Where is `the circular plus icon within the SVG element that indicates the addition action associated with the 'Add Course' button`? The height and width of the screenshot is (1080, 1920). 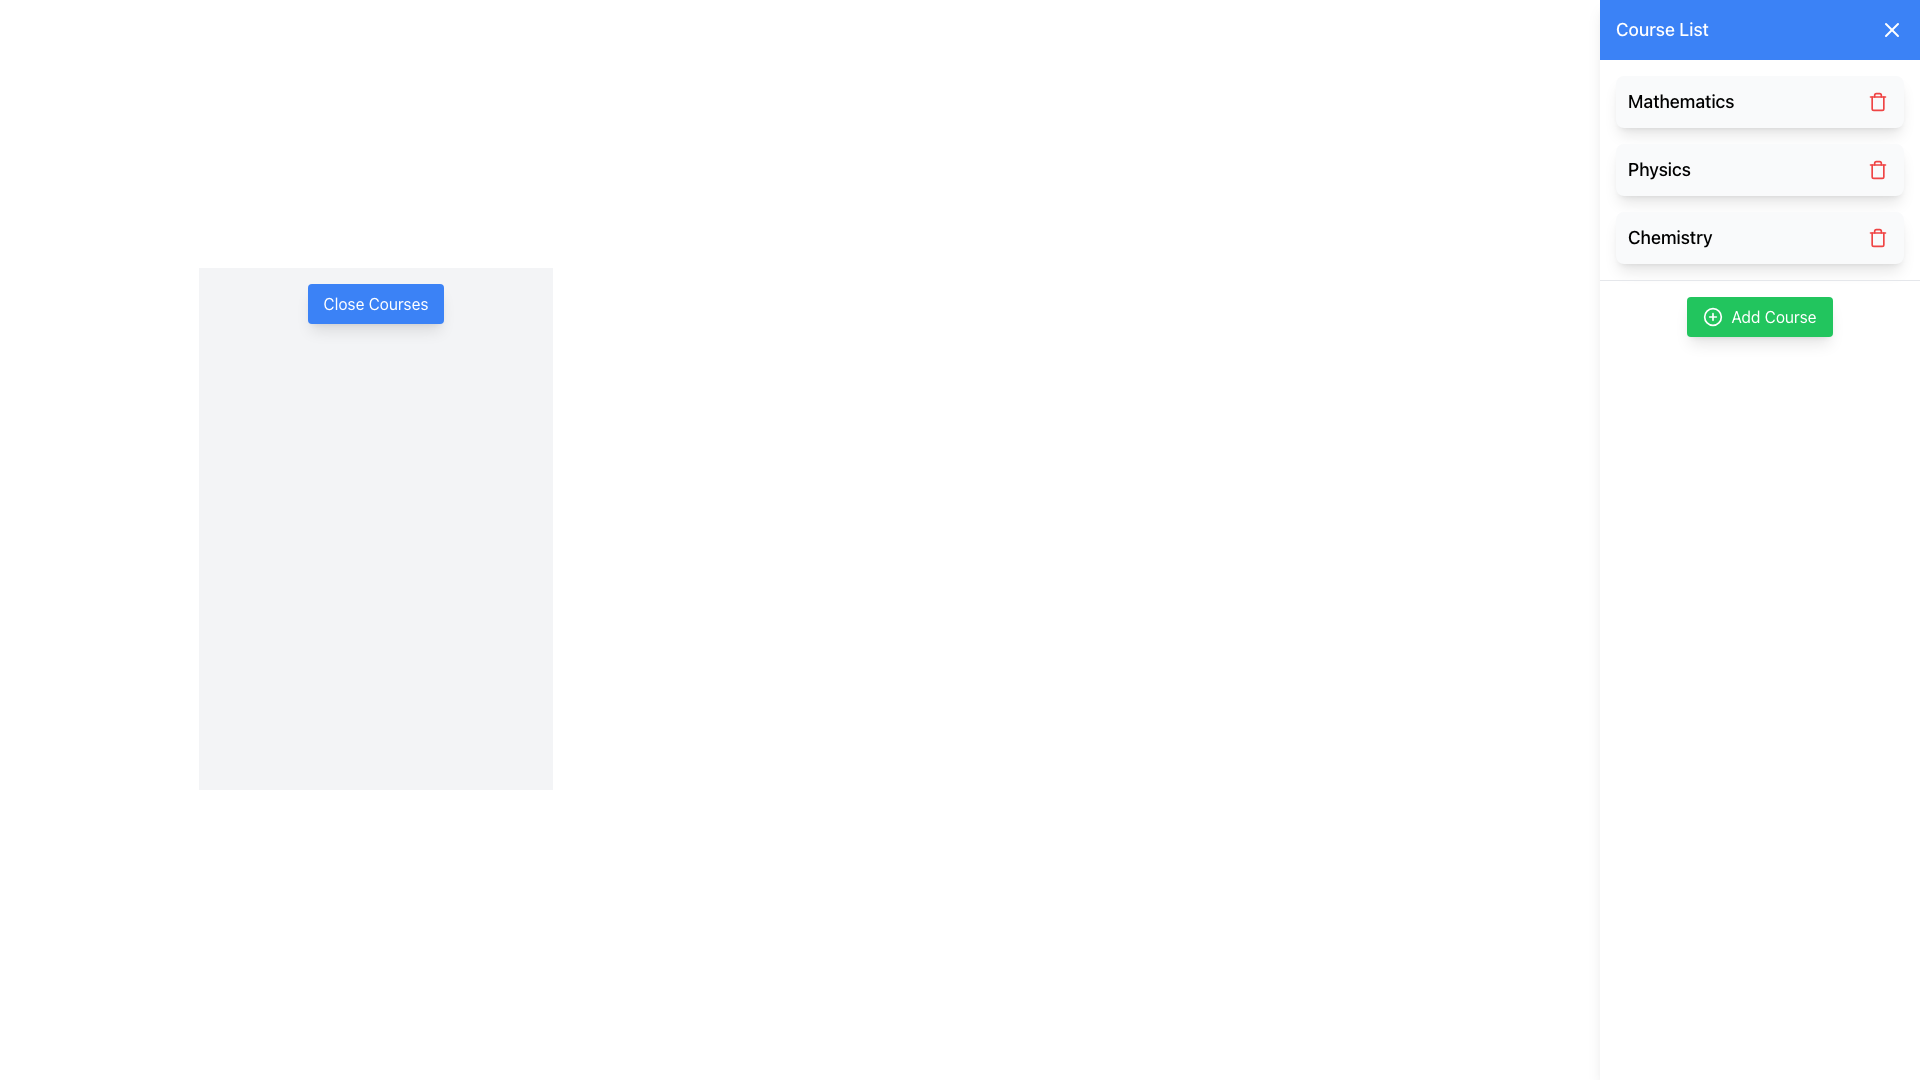 the circular plus icon within the SVG element that indicates the addition action associated with the 'Add Course' button is located at coordinates (1712, 315).